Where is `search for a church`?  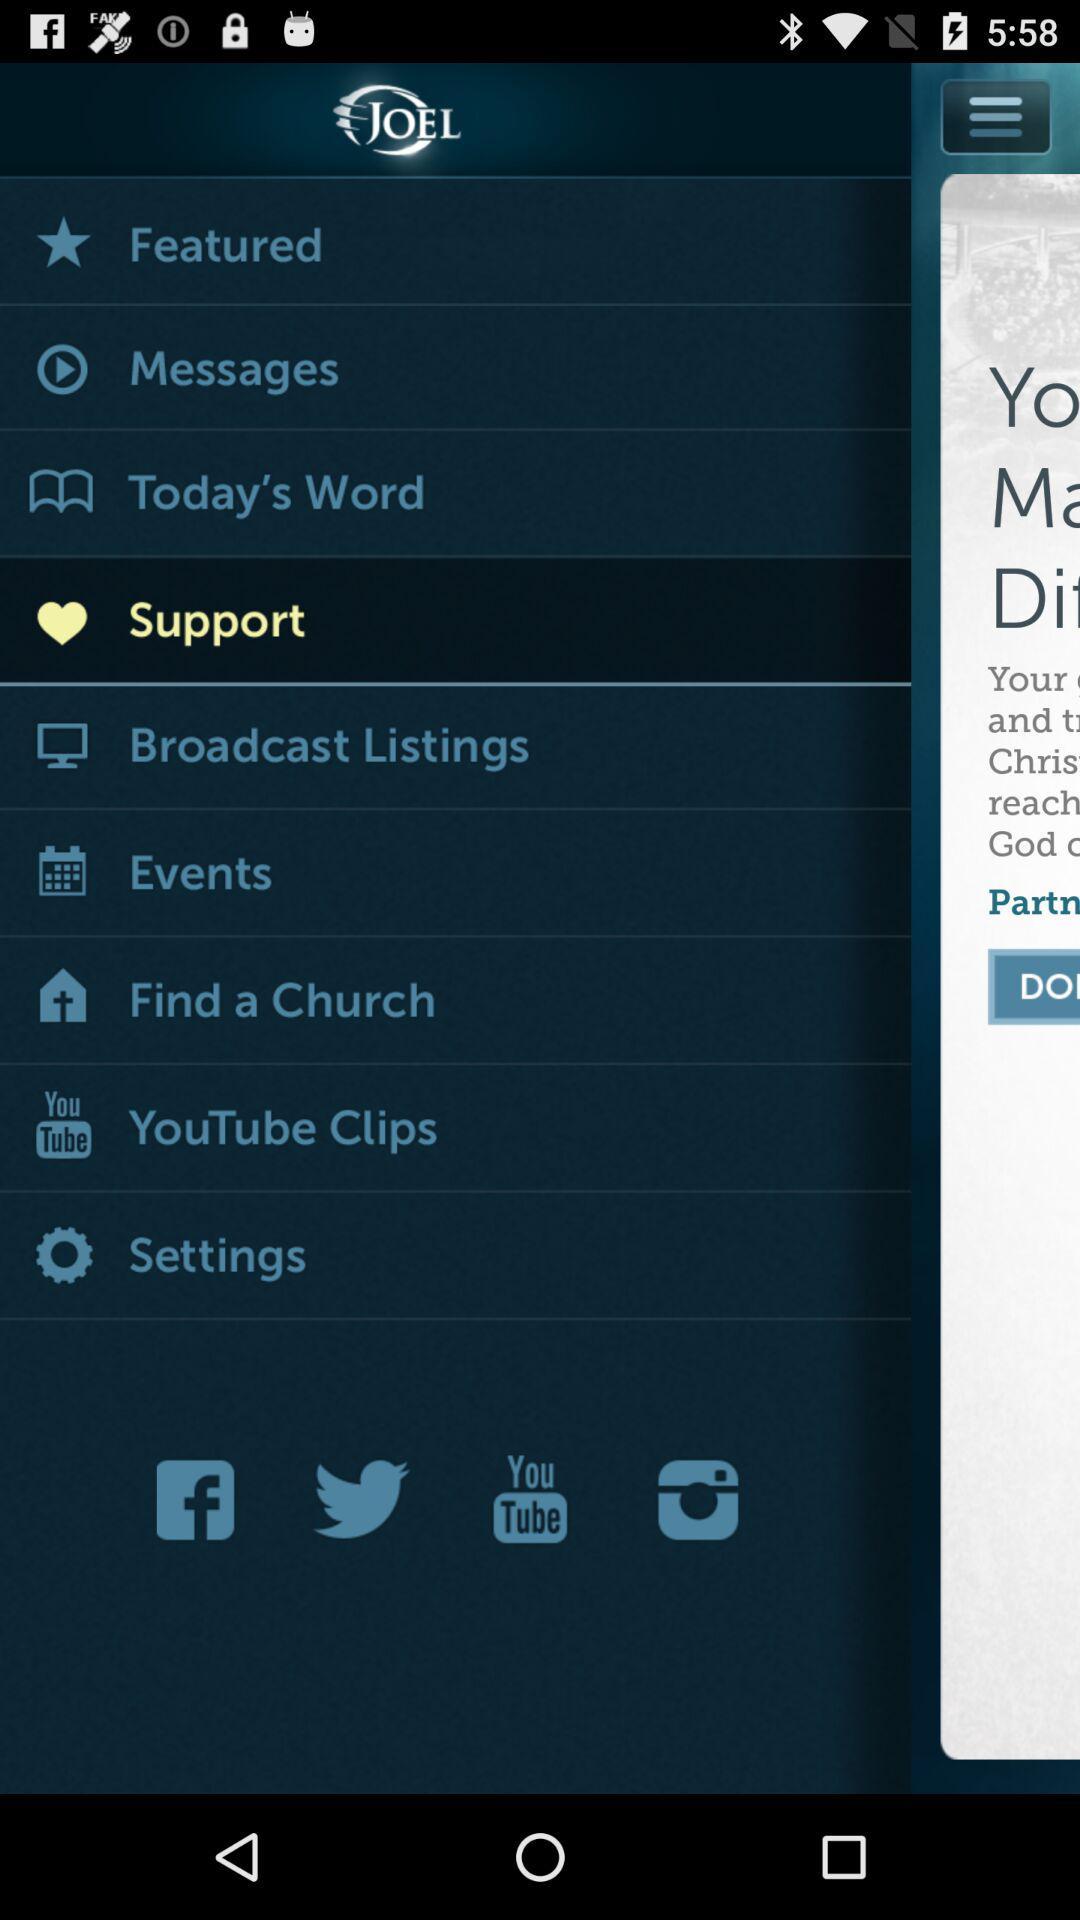
search for a church is located at coordinates (455, 1002).